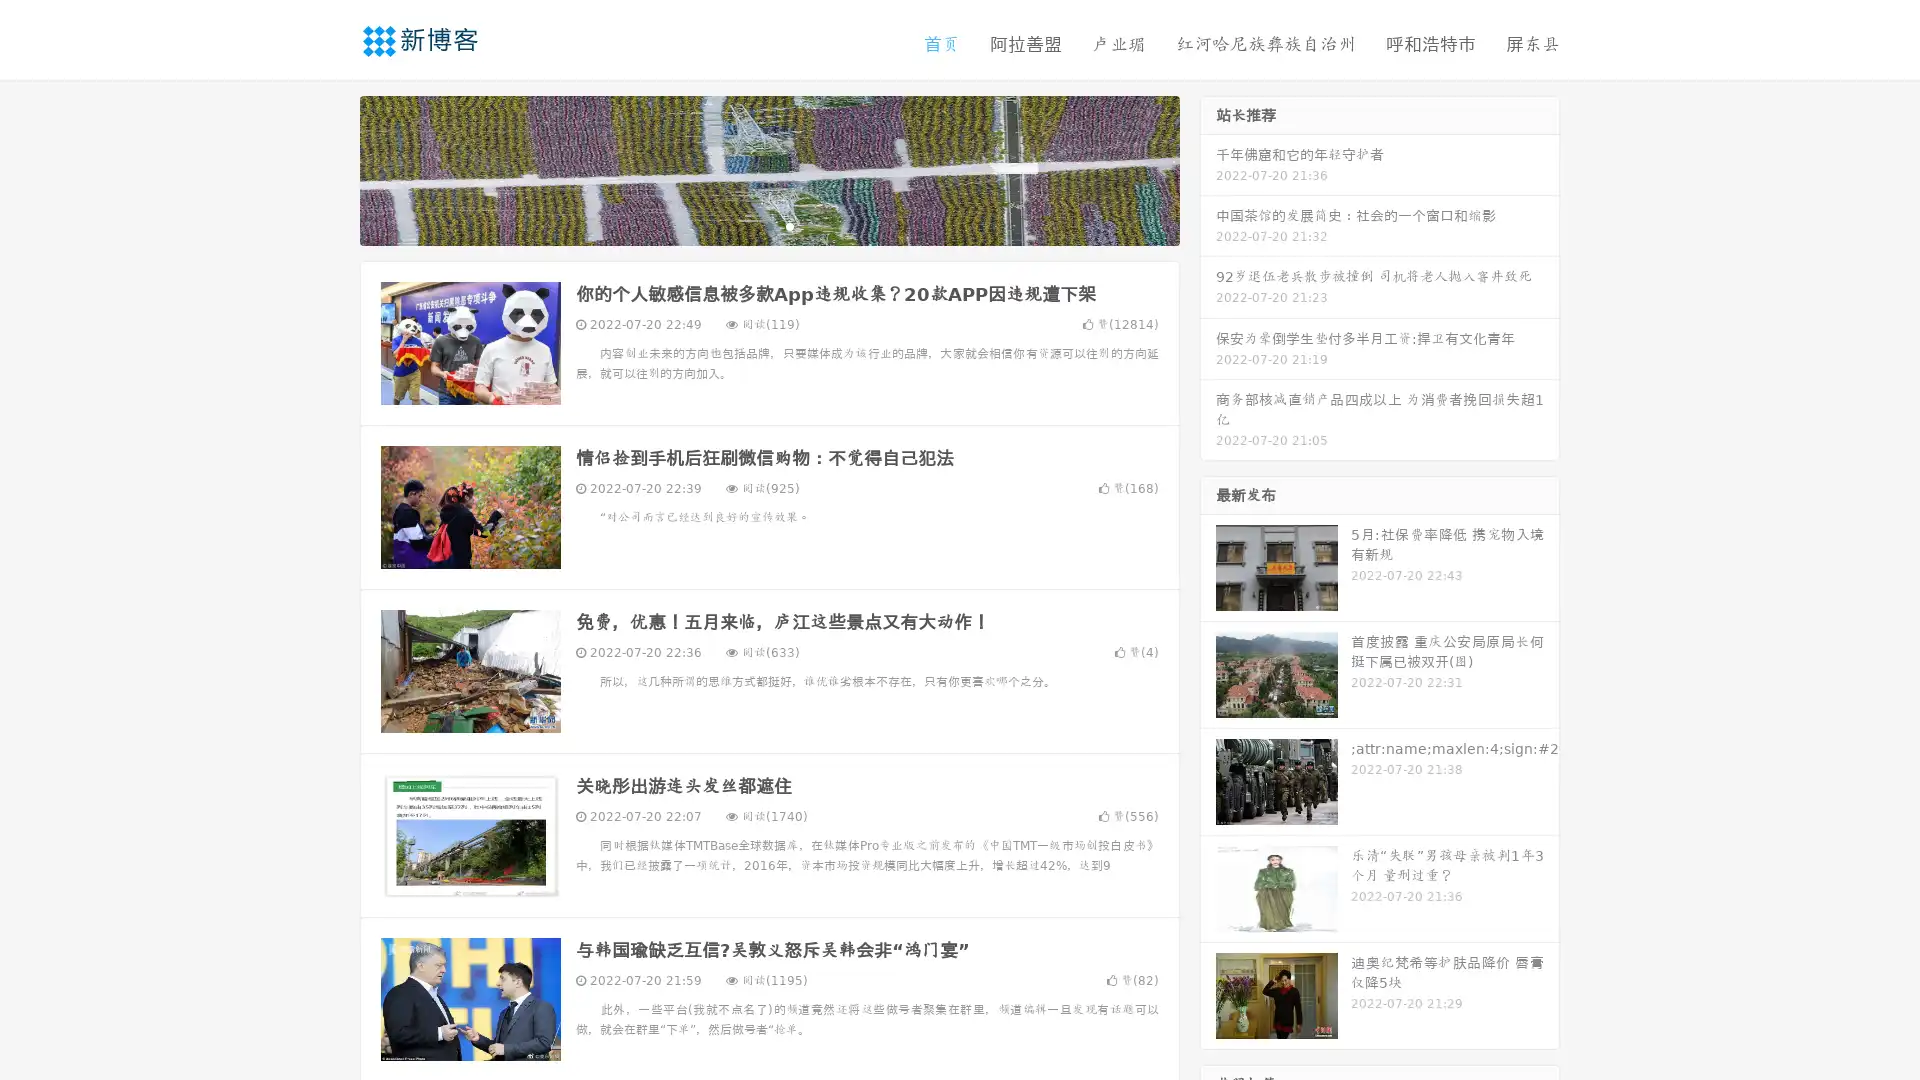 The width and height of the screenshot is (1920, 1080). What do you see at coordinates (768, 225) in the screenshot?
I see `Go to slide 2` at bounding box center [768, 225].